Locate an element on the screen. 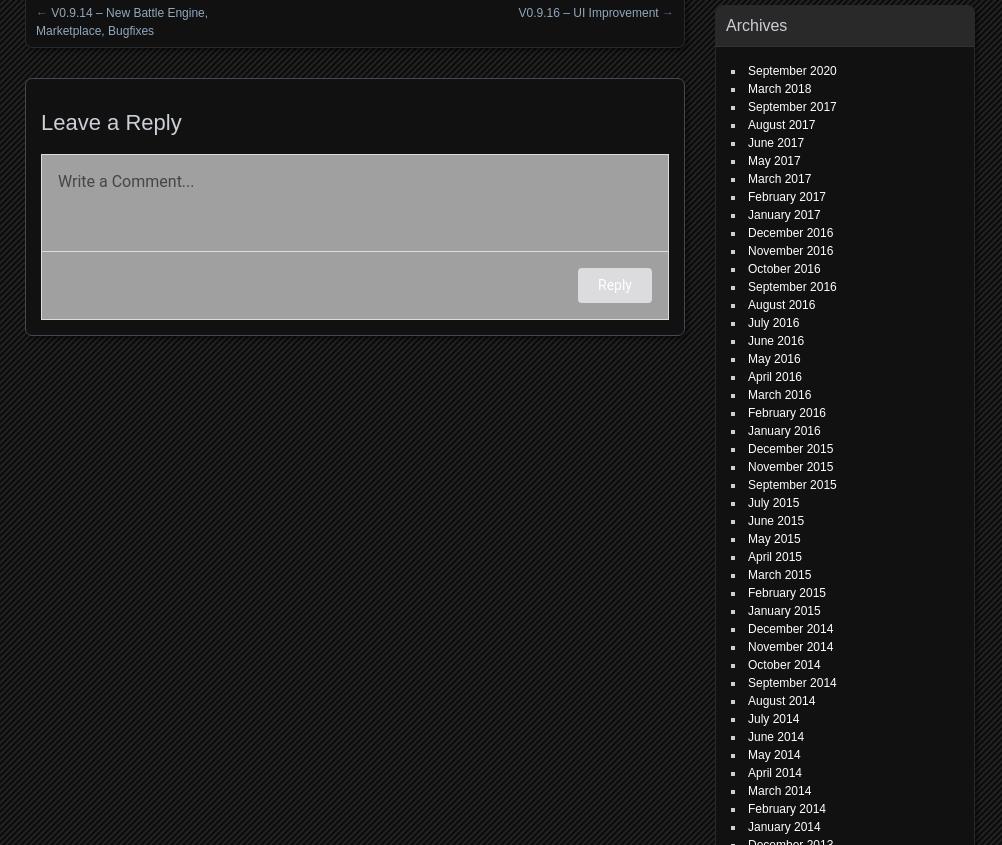  'January 2016' is located at coordinates (747, 431).